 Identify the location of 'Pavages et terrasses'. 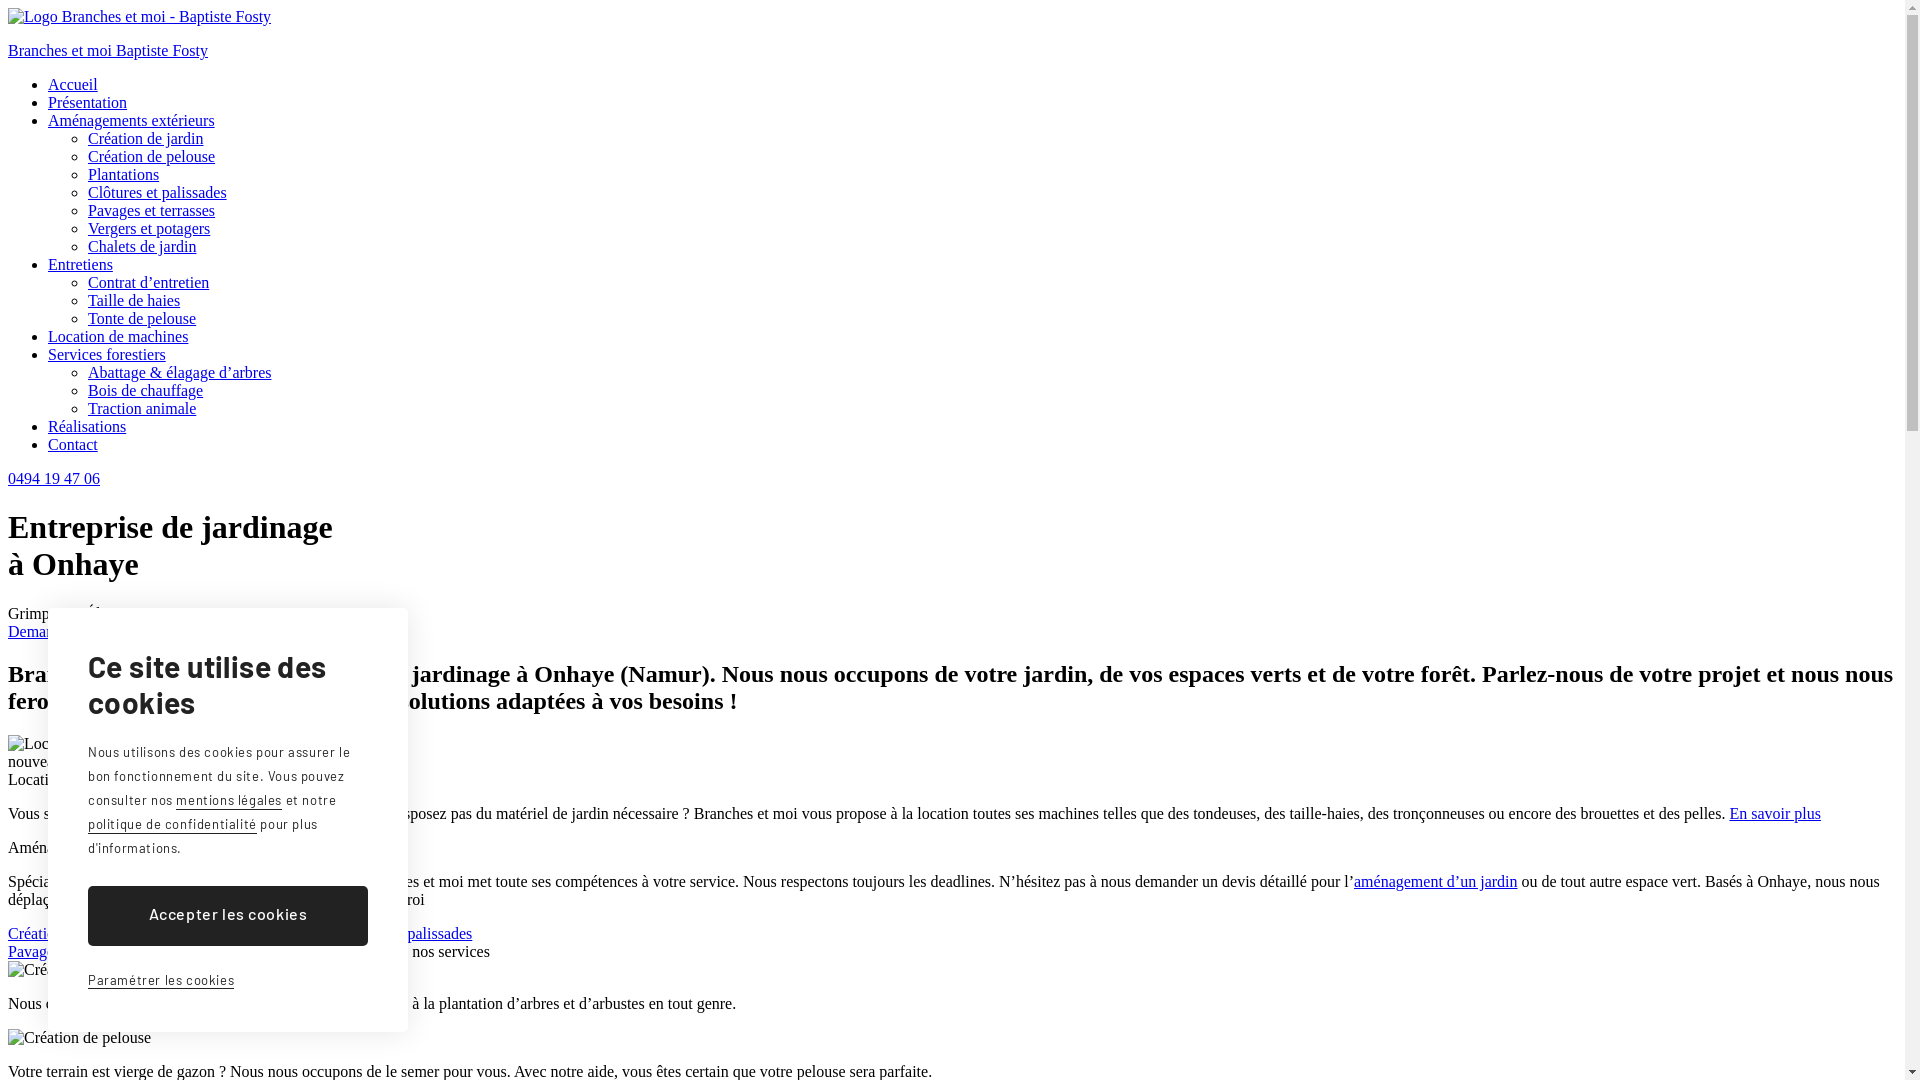
(71, 950).